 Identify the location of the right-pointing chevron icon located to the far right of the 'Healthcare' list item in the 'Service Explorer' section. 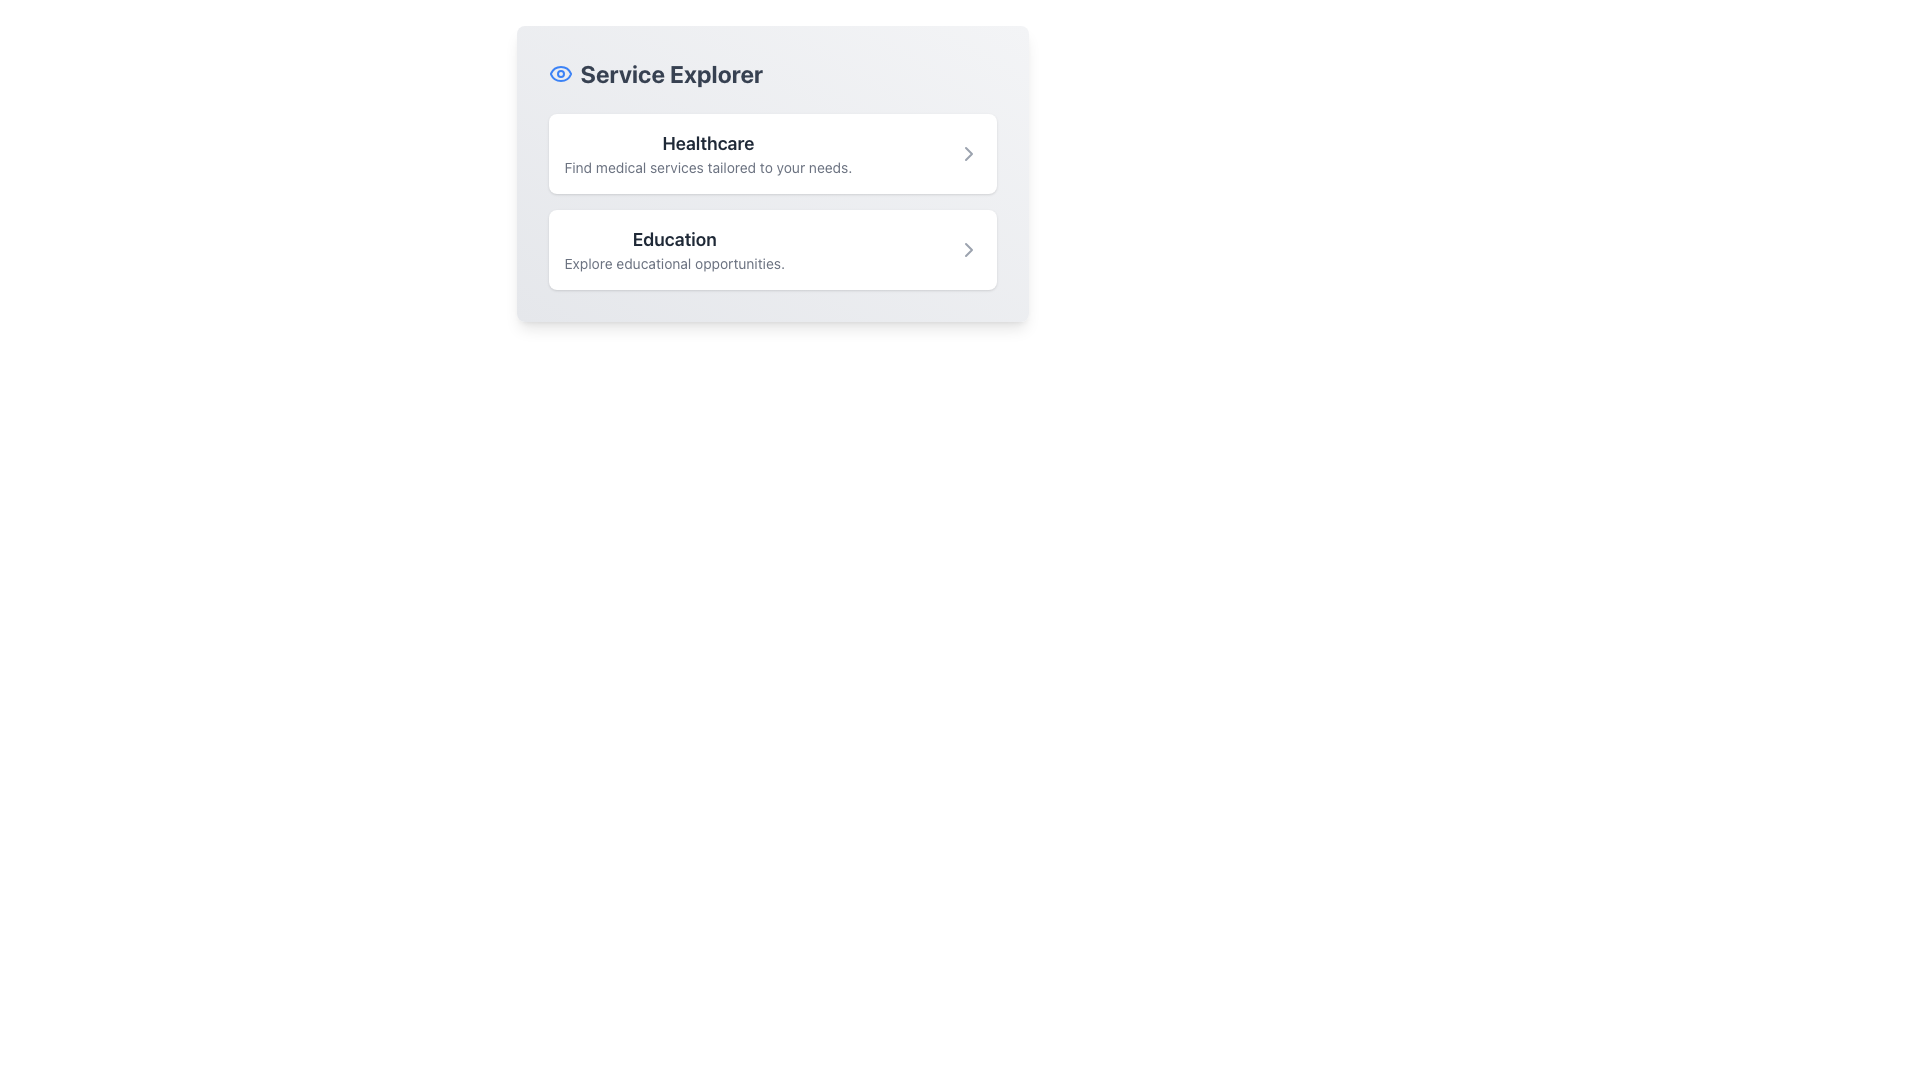
(968, 153).